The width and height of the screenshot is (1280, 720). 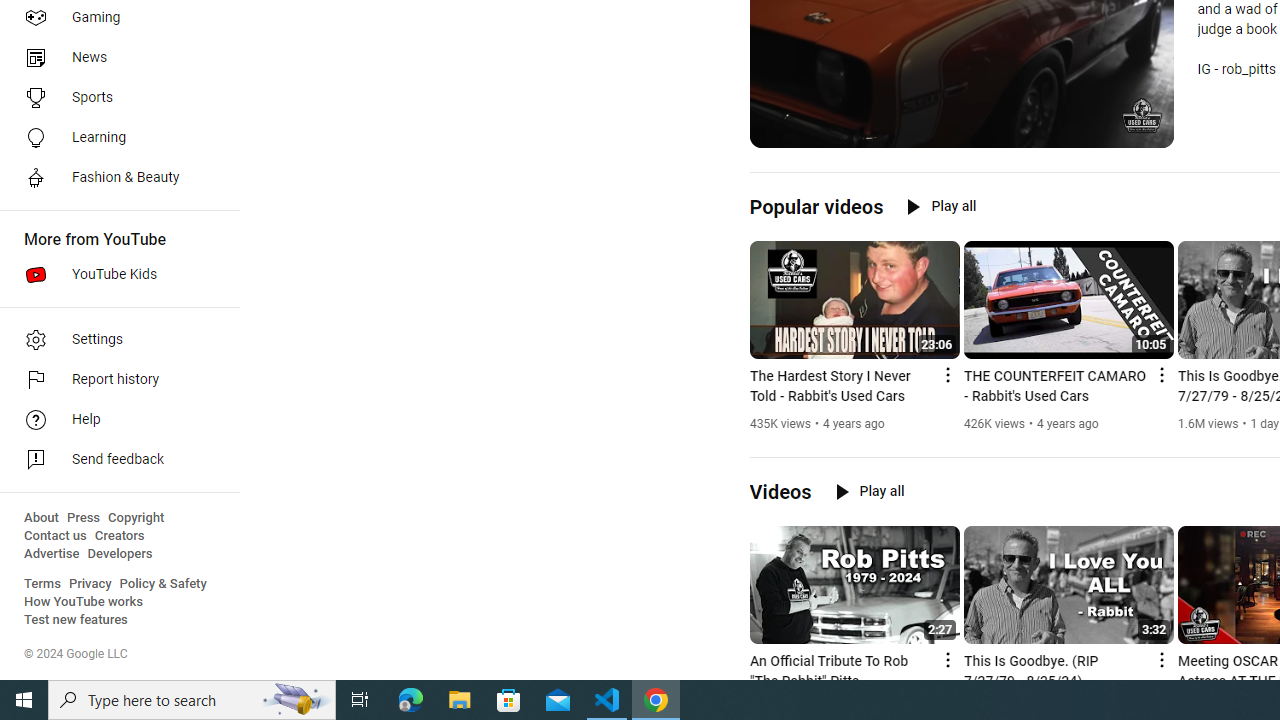 What do you see at coordinates (961, 109) in the screenshot?
I see `'Seek slider'` at bounding box center [961, 109].